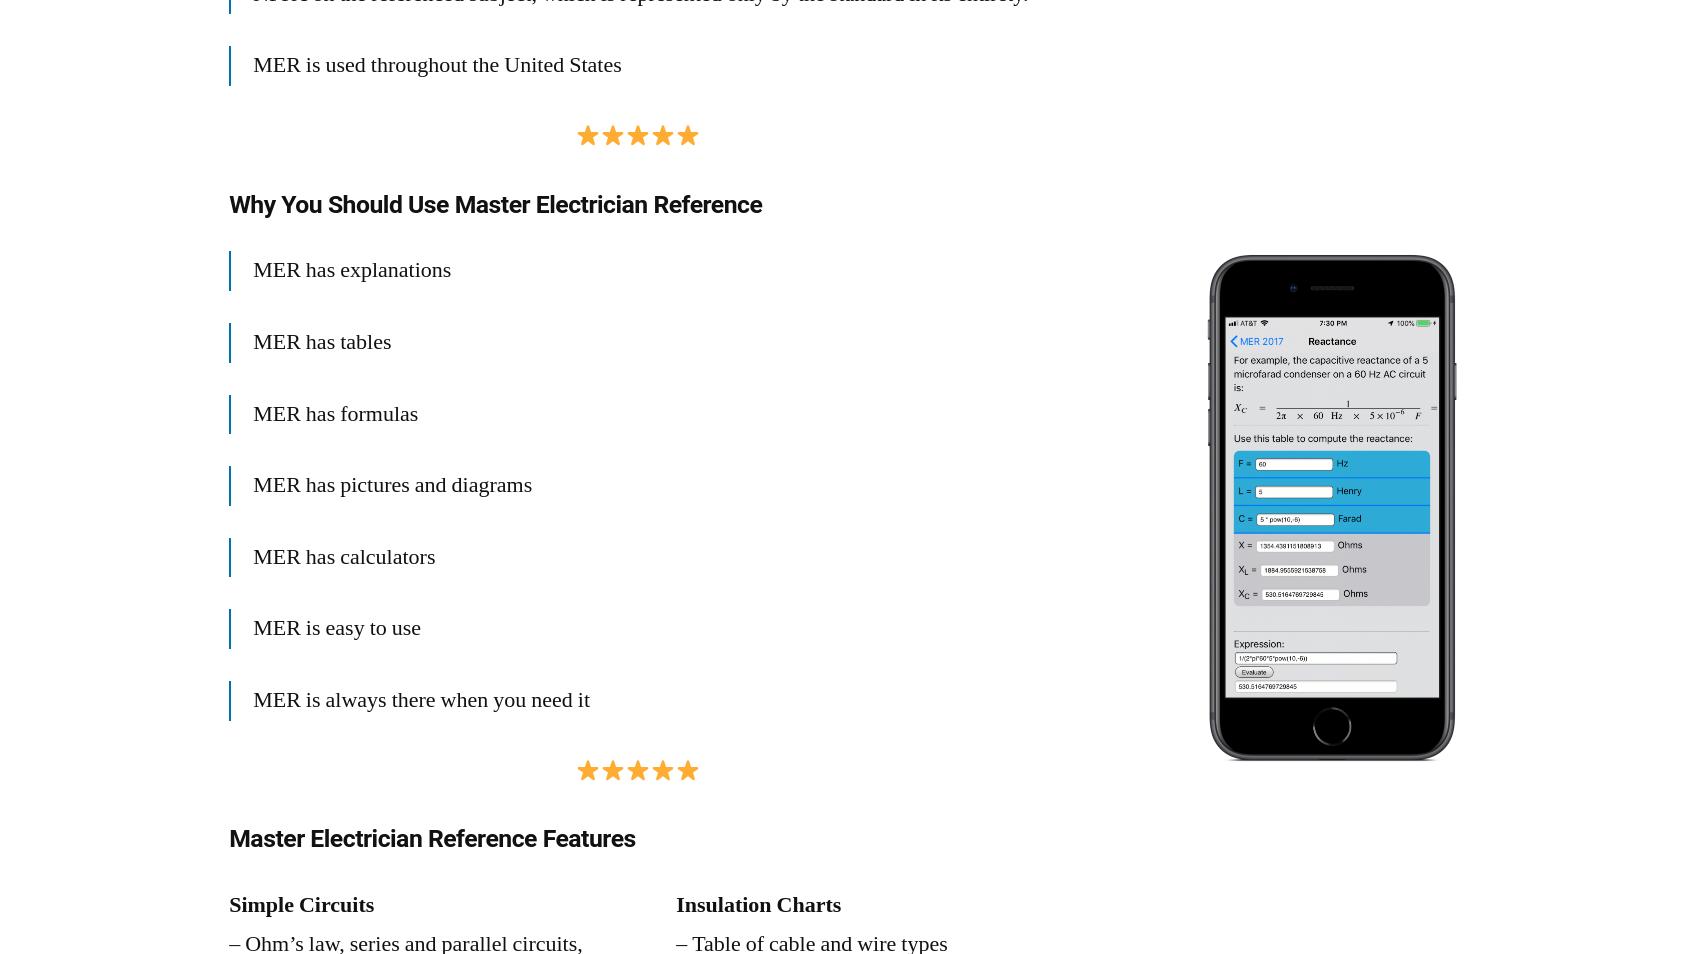  Describe the element at coordinates (228, 202) in the screenshot. I see `'Why You Should Use Master Electrician Reference'` at that location.